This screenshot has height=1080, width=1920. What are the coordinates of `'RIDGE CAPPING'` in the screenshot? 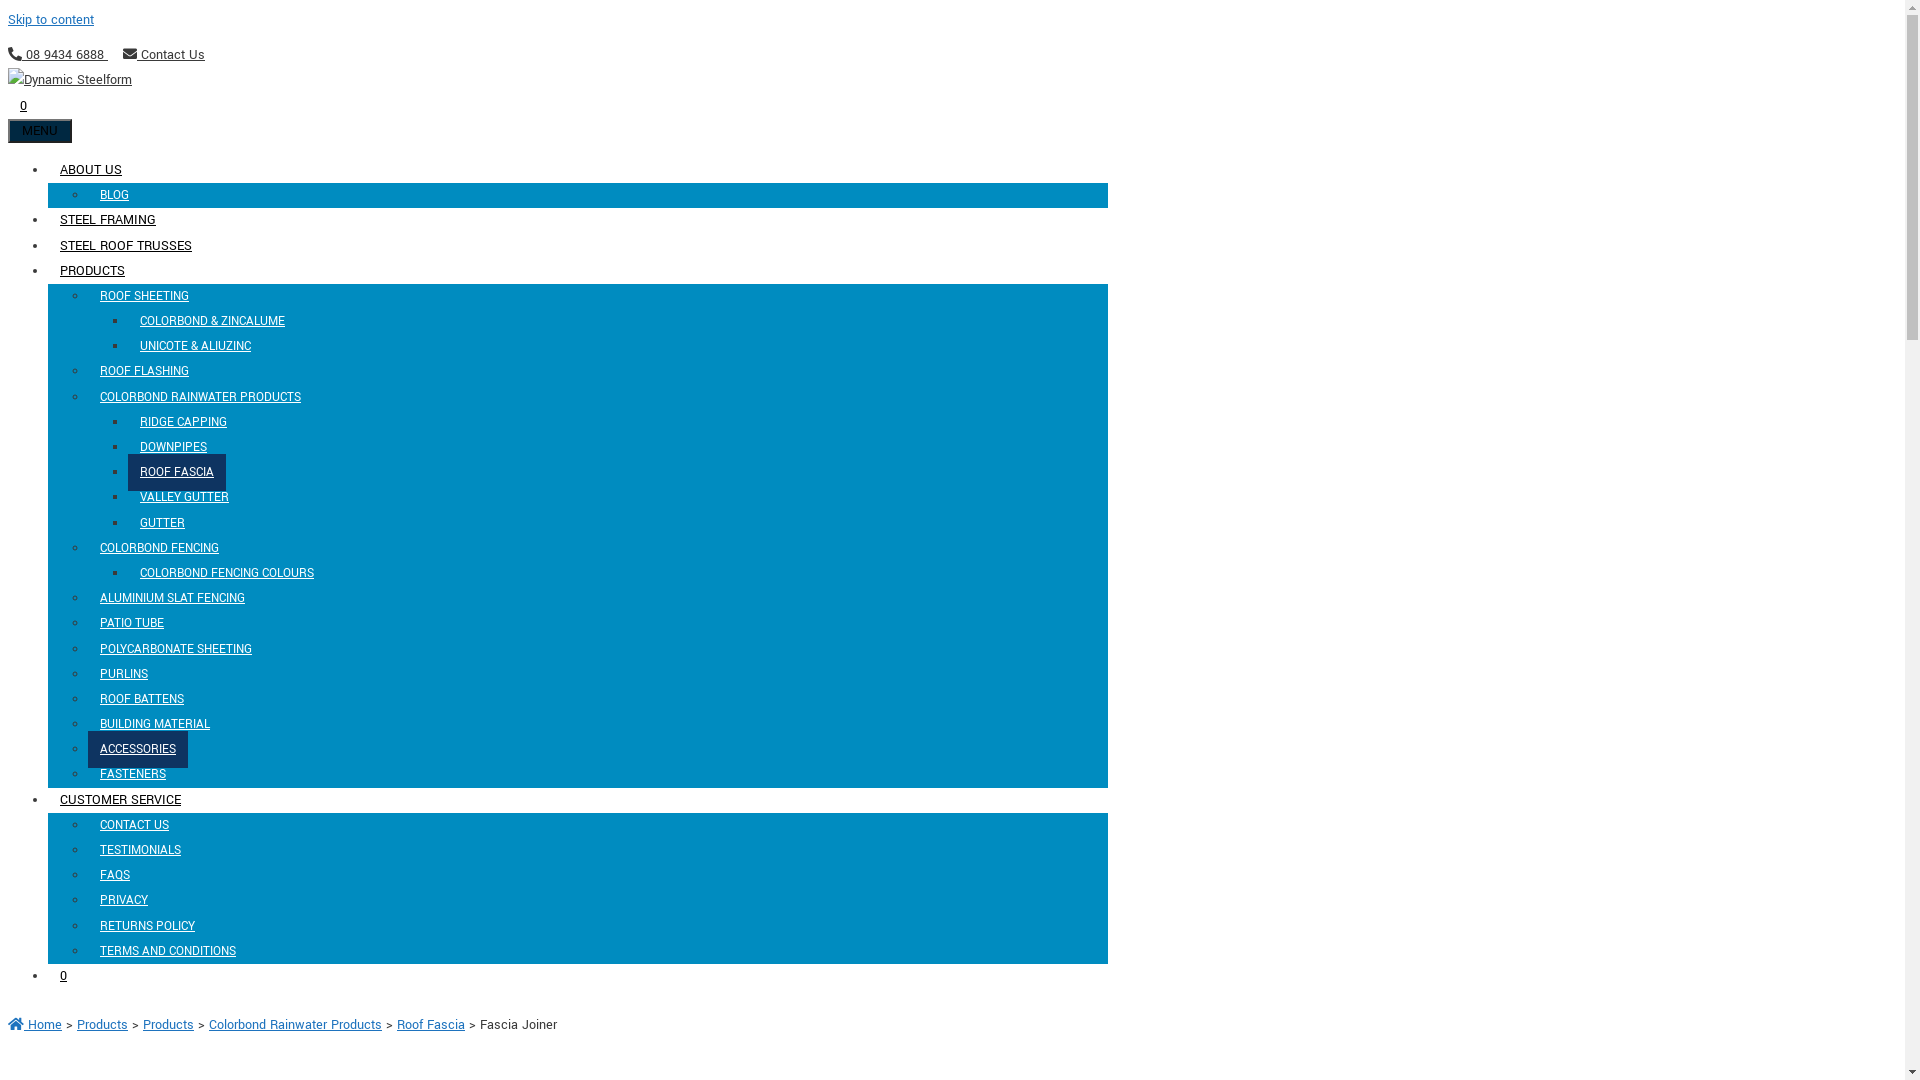 It's located at (183, 421).